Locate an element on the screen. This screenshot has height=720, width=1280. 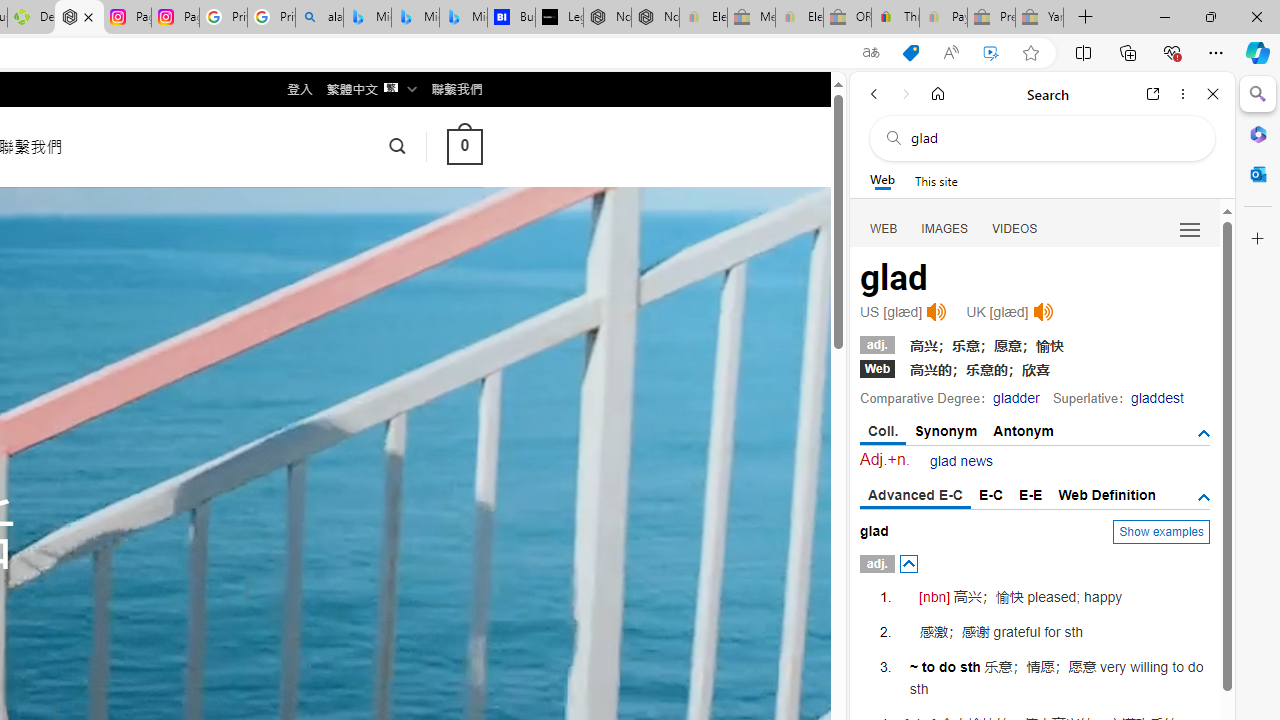
'Synonym' is located at coordinates (944, 429).